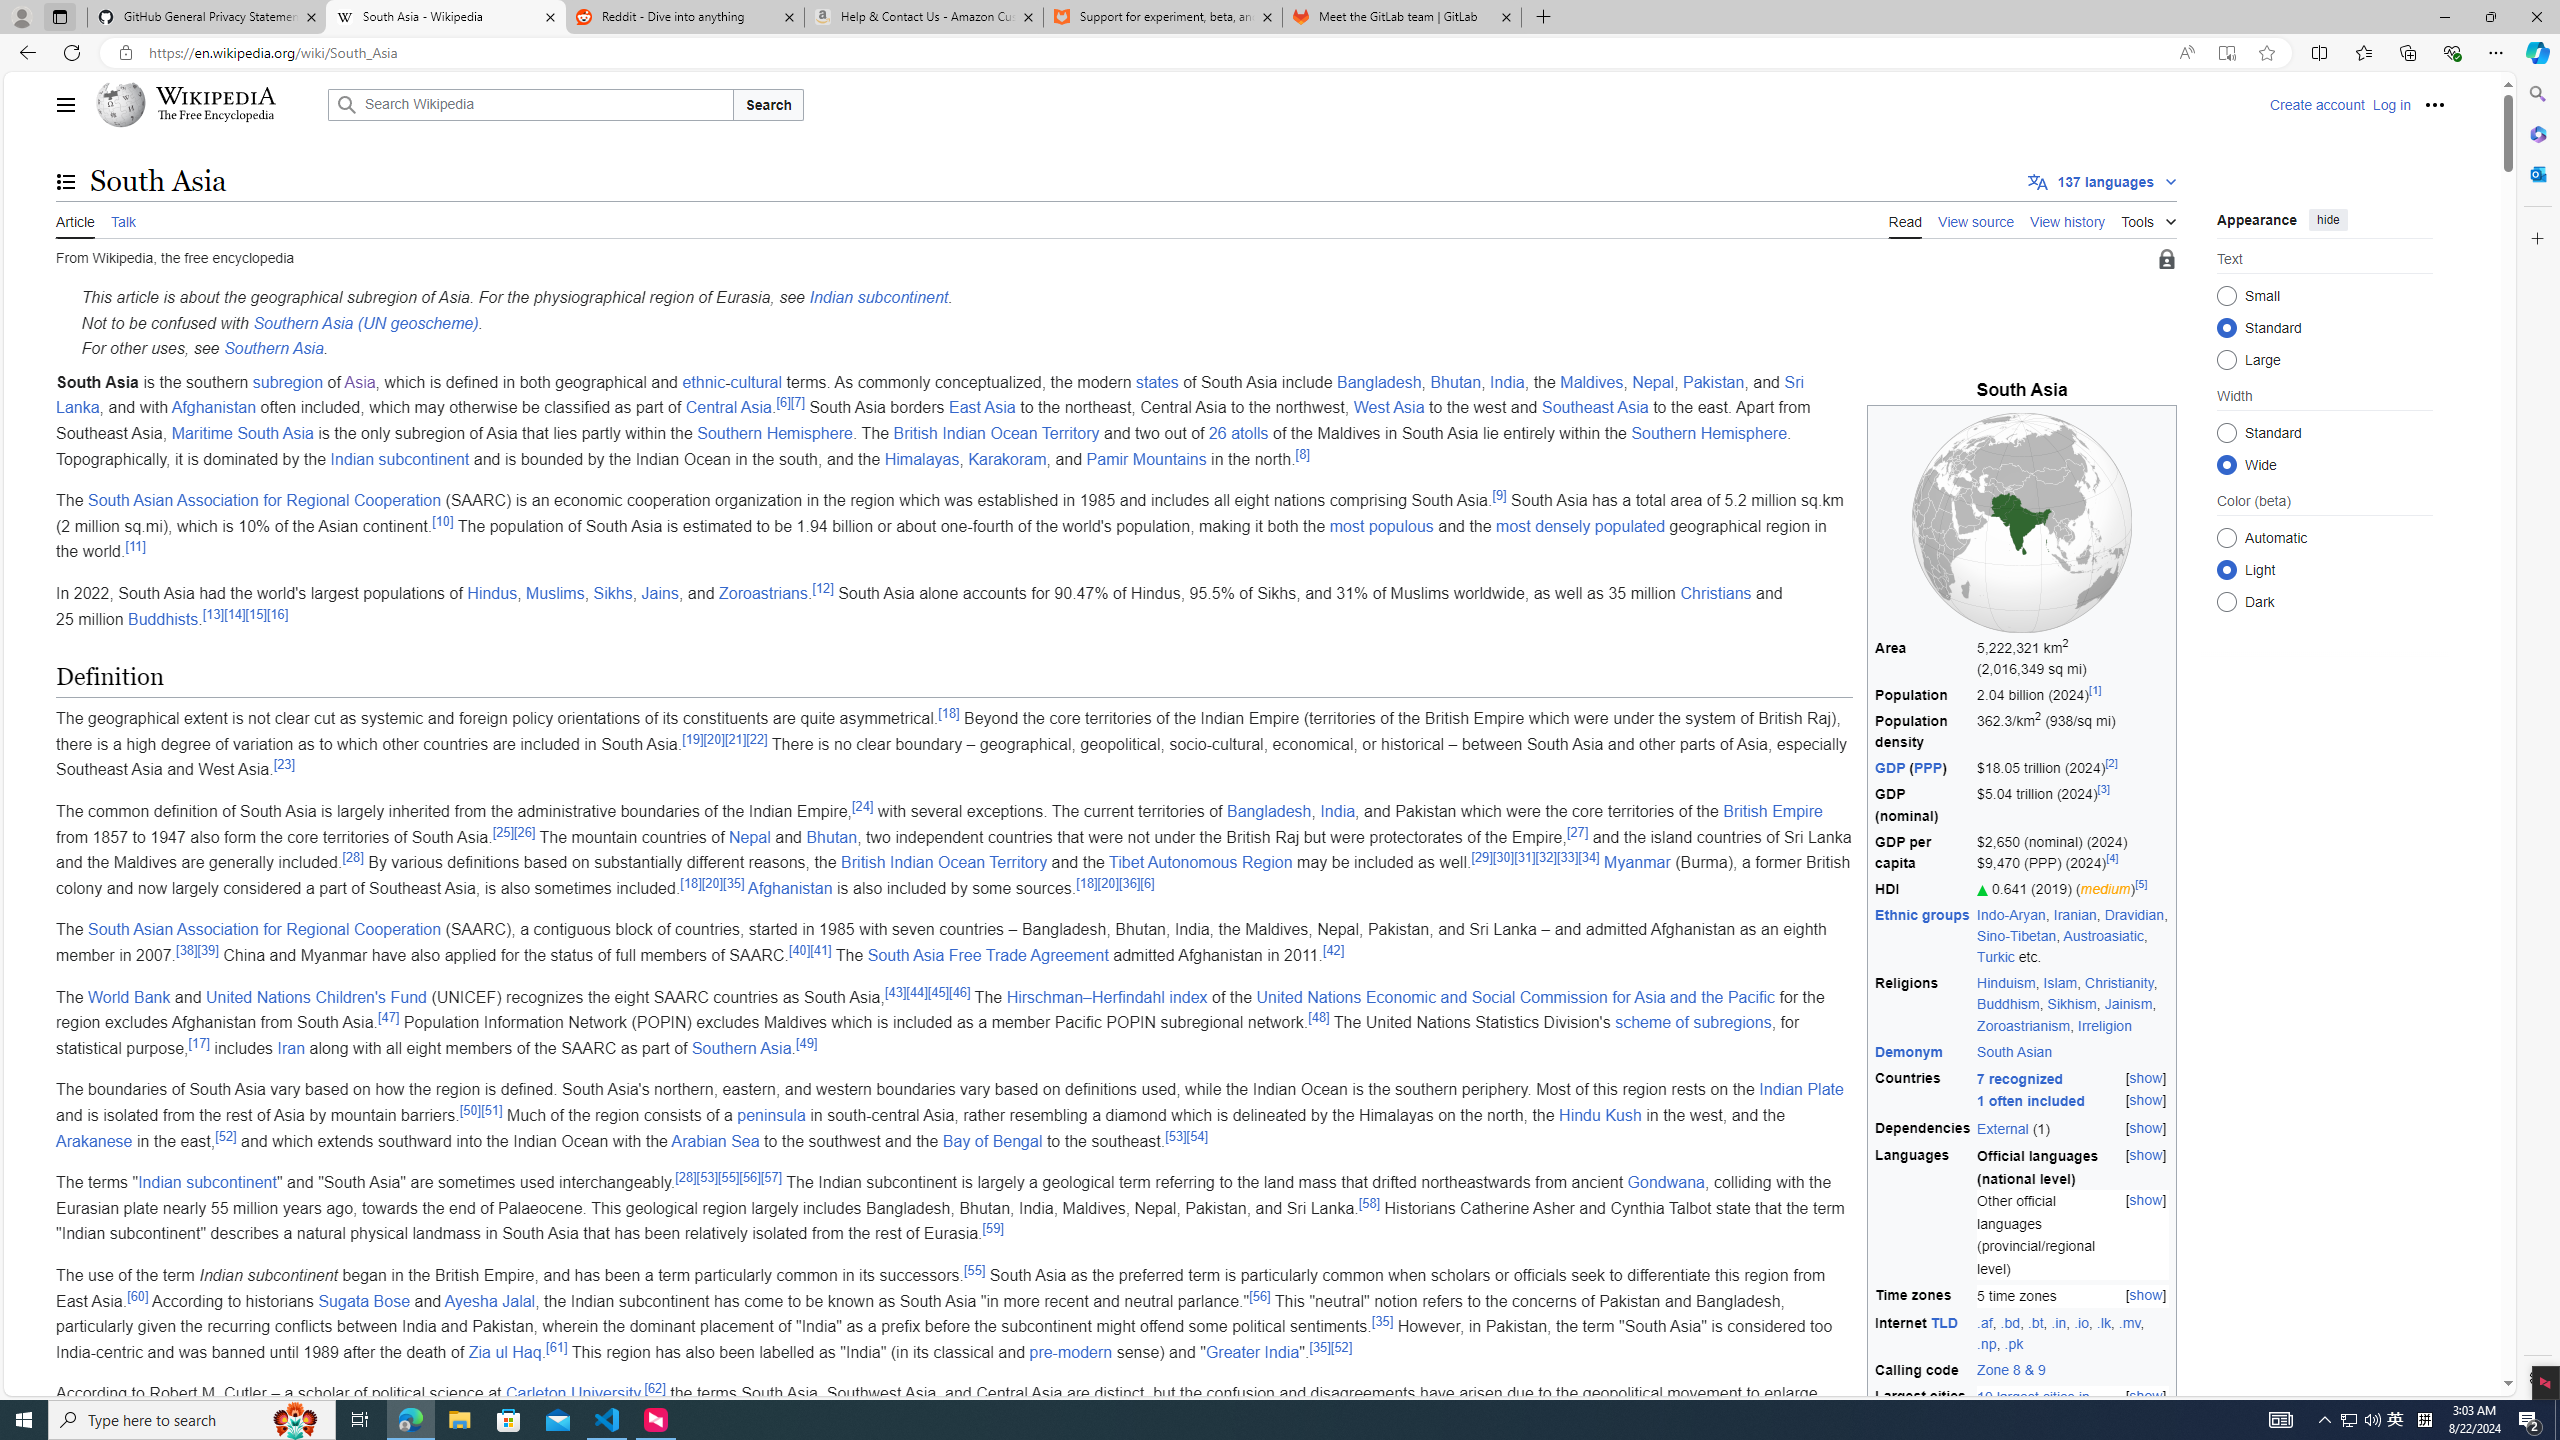  What do you see at coordinates (2072, 1409) in the screenshot?
I see `'[show] 10 largest cities in South Asia'` at bounding box center [2072, 1409].